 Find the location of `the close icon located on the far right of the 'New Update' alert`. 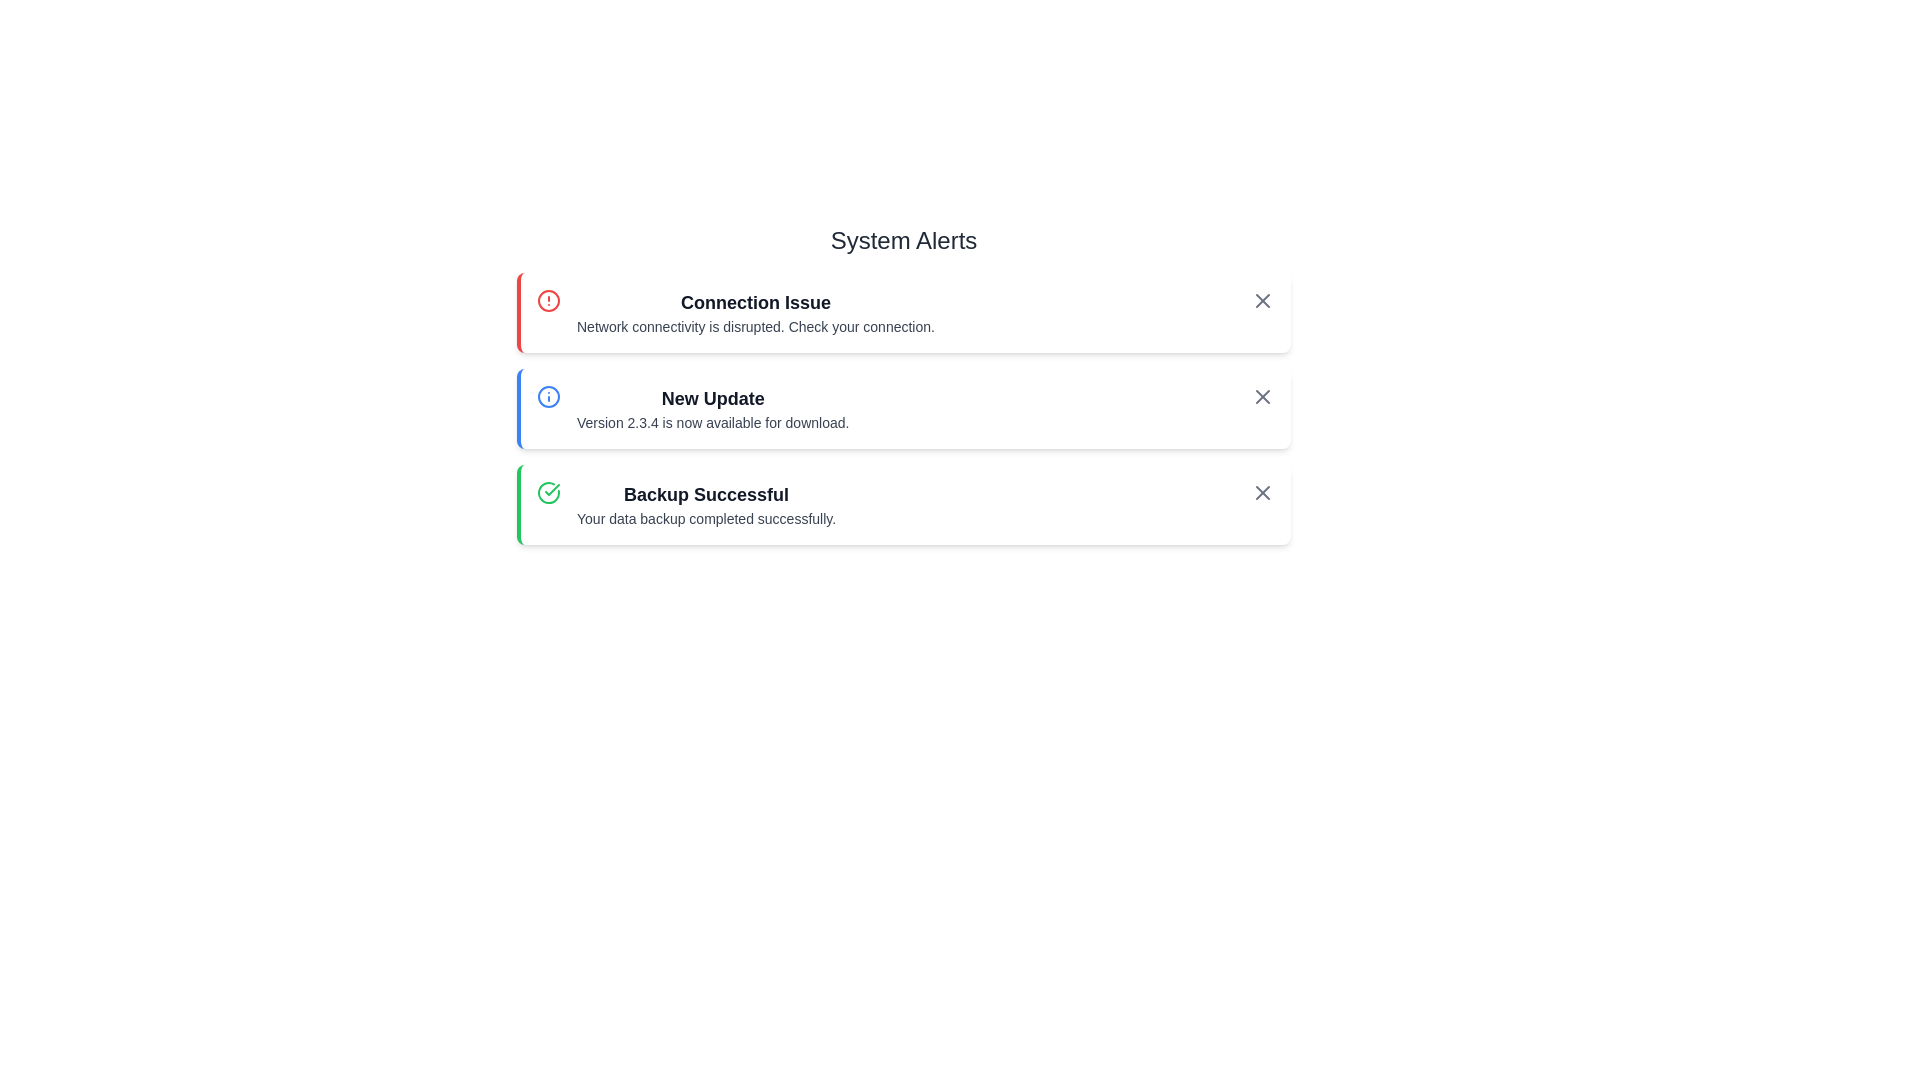

the close icon located on the far right of the 'New Update' alert is located at coordinates (1261, 397).